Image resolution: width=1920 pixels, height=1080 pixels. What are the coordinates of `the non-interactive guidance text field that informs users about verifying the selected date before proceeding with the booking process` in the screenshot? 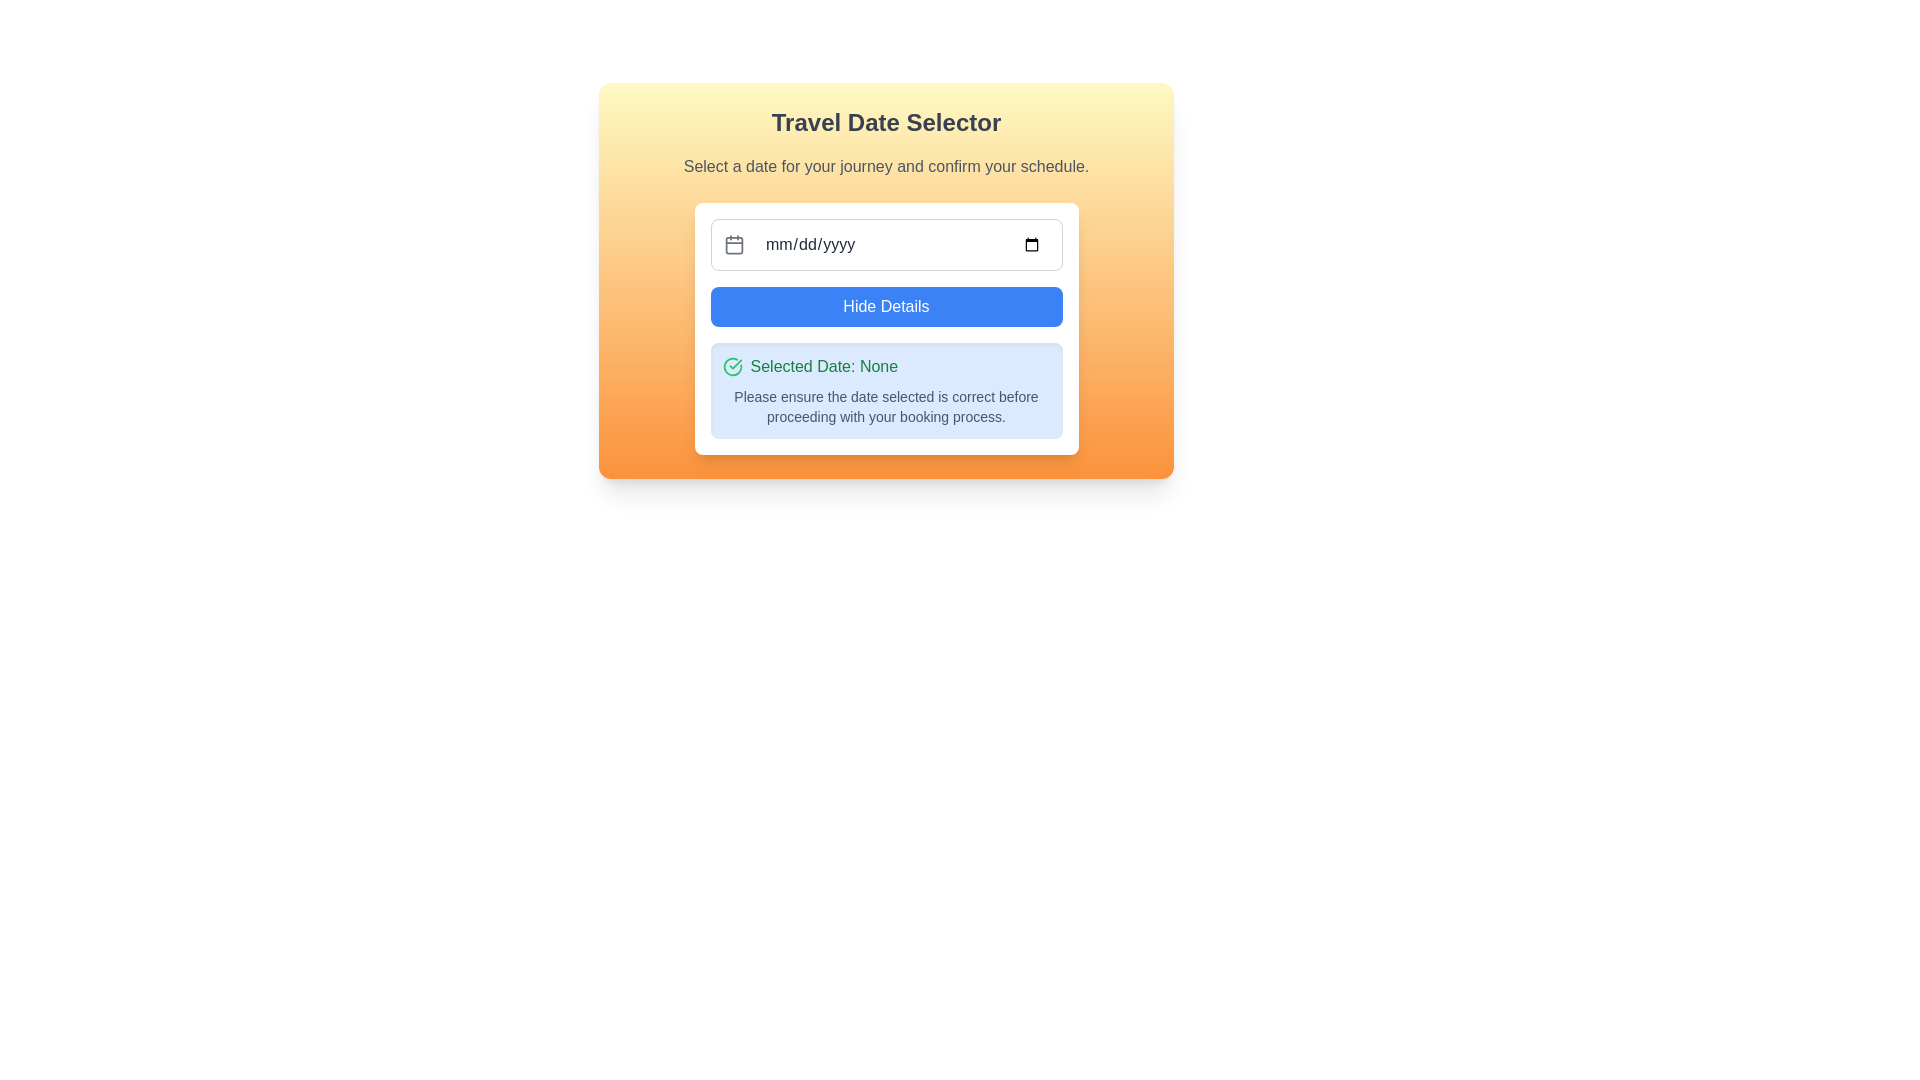 It's located at (885, 406).